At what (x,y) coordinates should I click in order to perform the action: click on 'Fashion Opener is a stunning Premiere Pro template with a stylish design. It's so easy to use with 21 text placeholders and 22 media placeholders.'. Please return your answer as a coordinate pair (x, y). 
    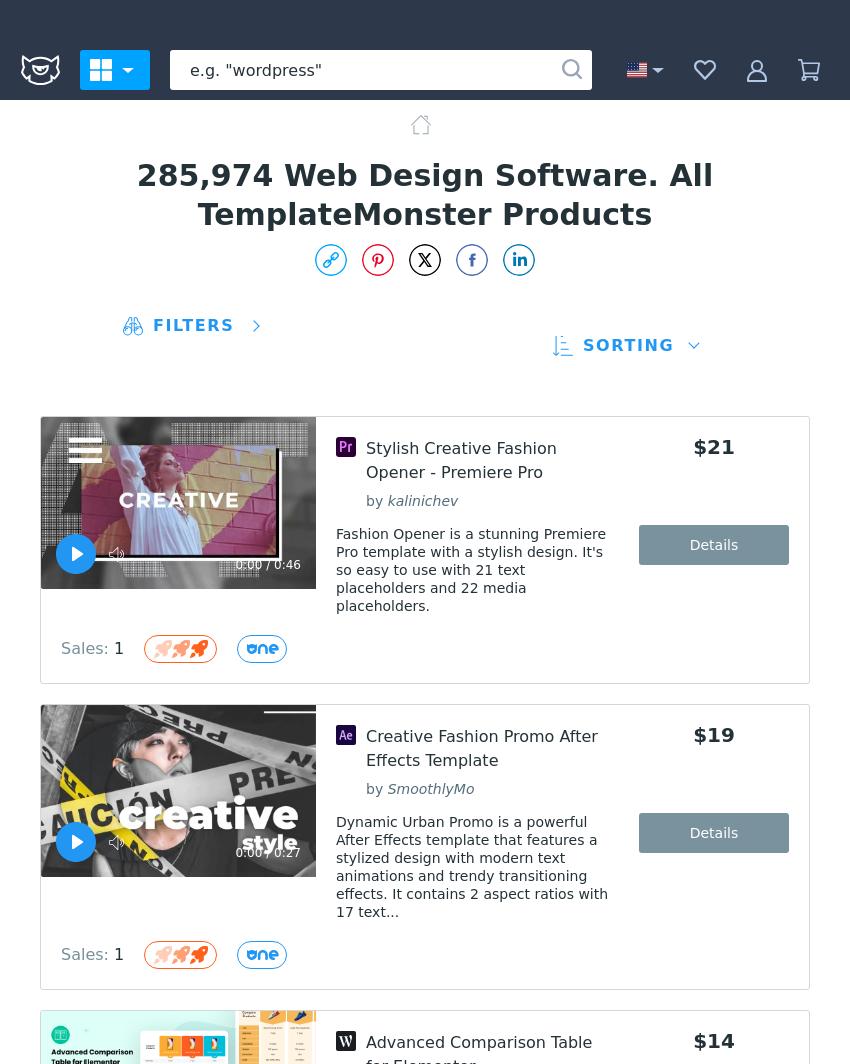
    Looking at the image, I should click on (470, 569).